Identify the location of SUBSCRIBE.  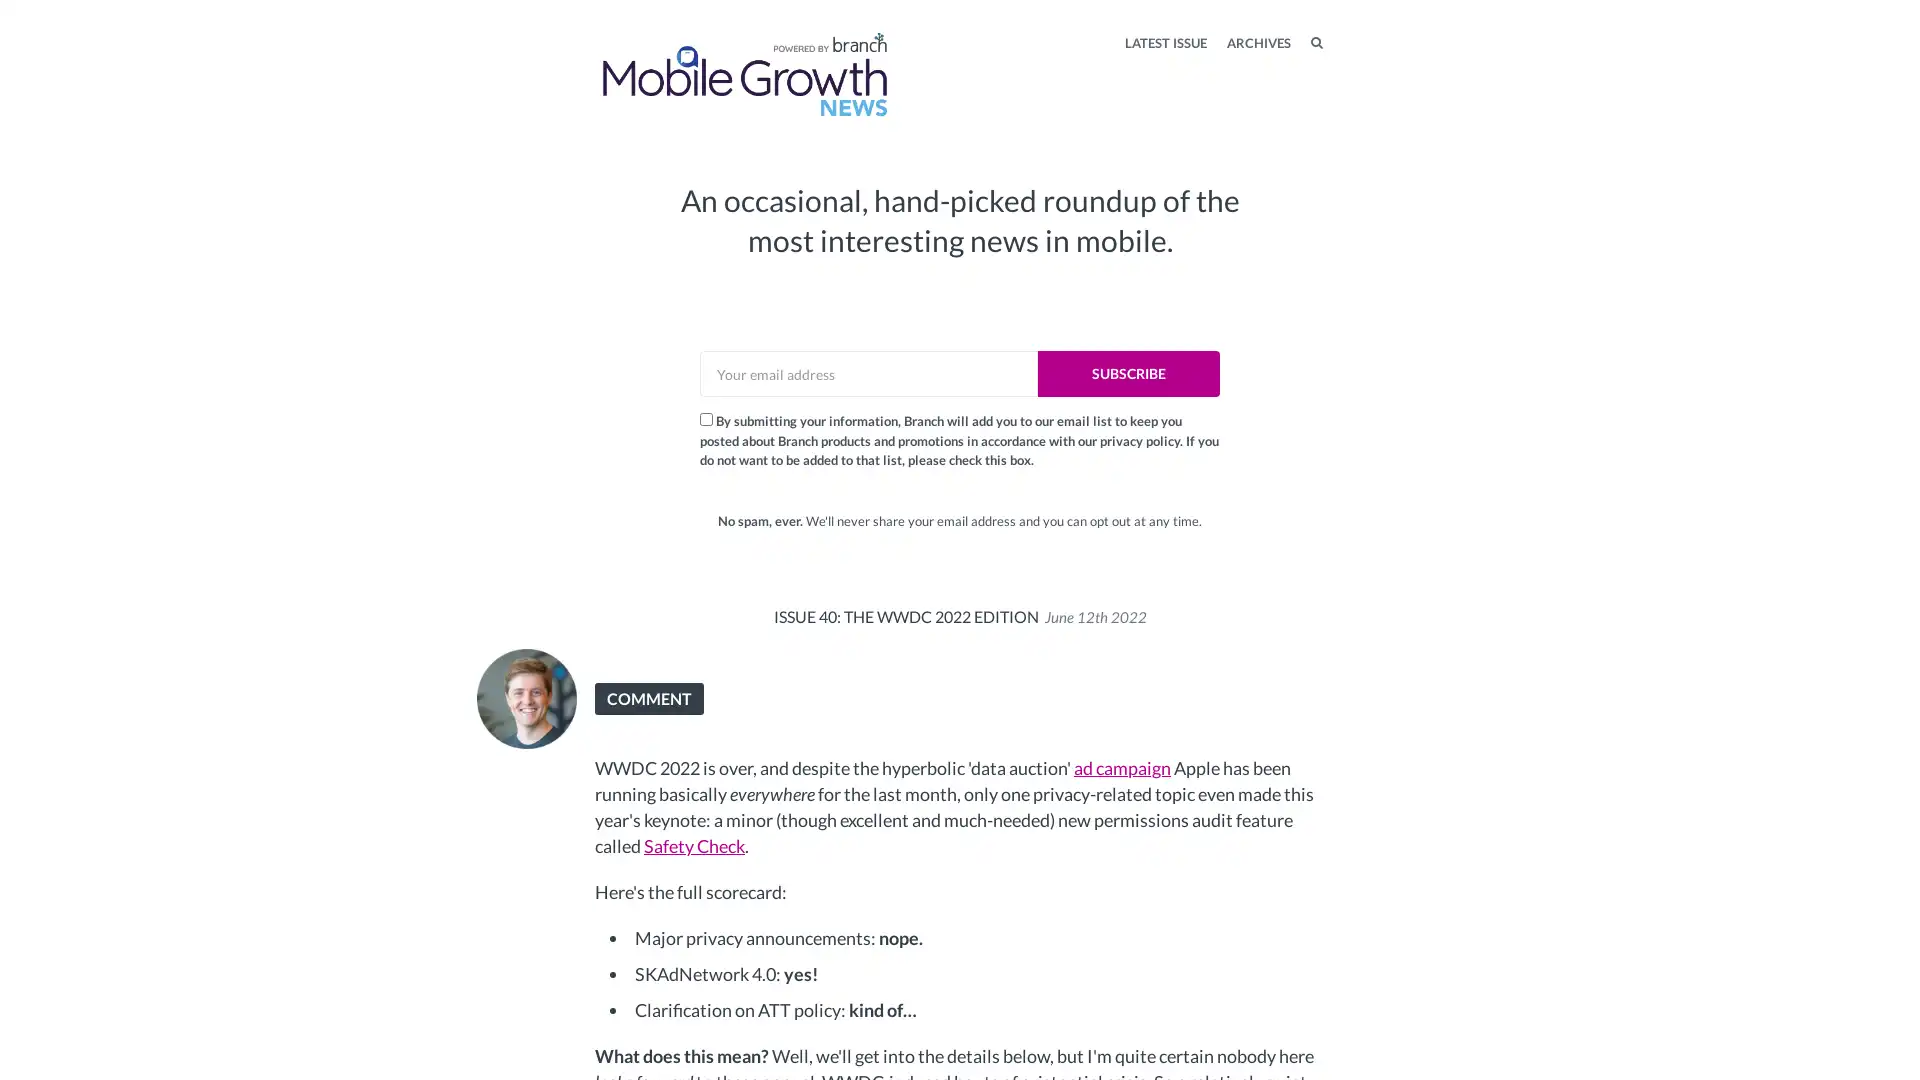
(1128, 374).